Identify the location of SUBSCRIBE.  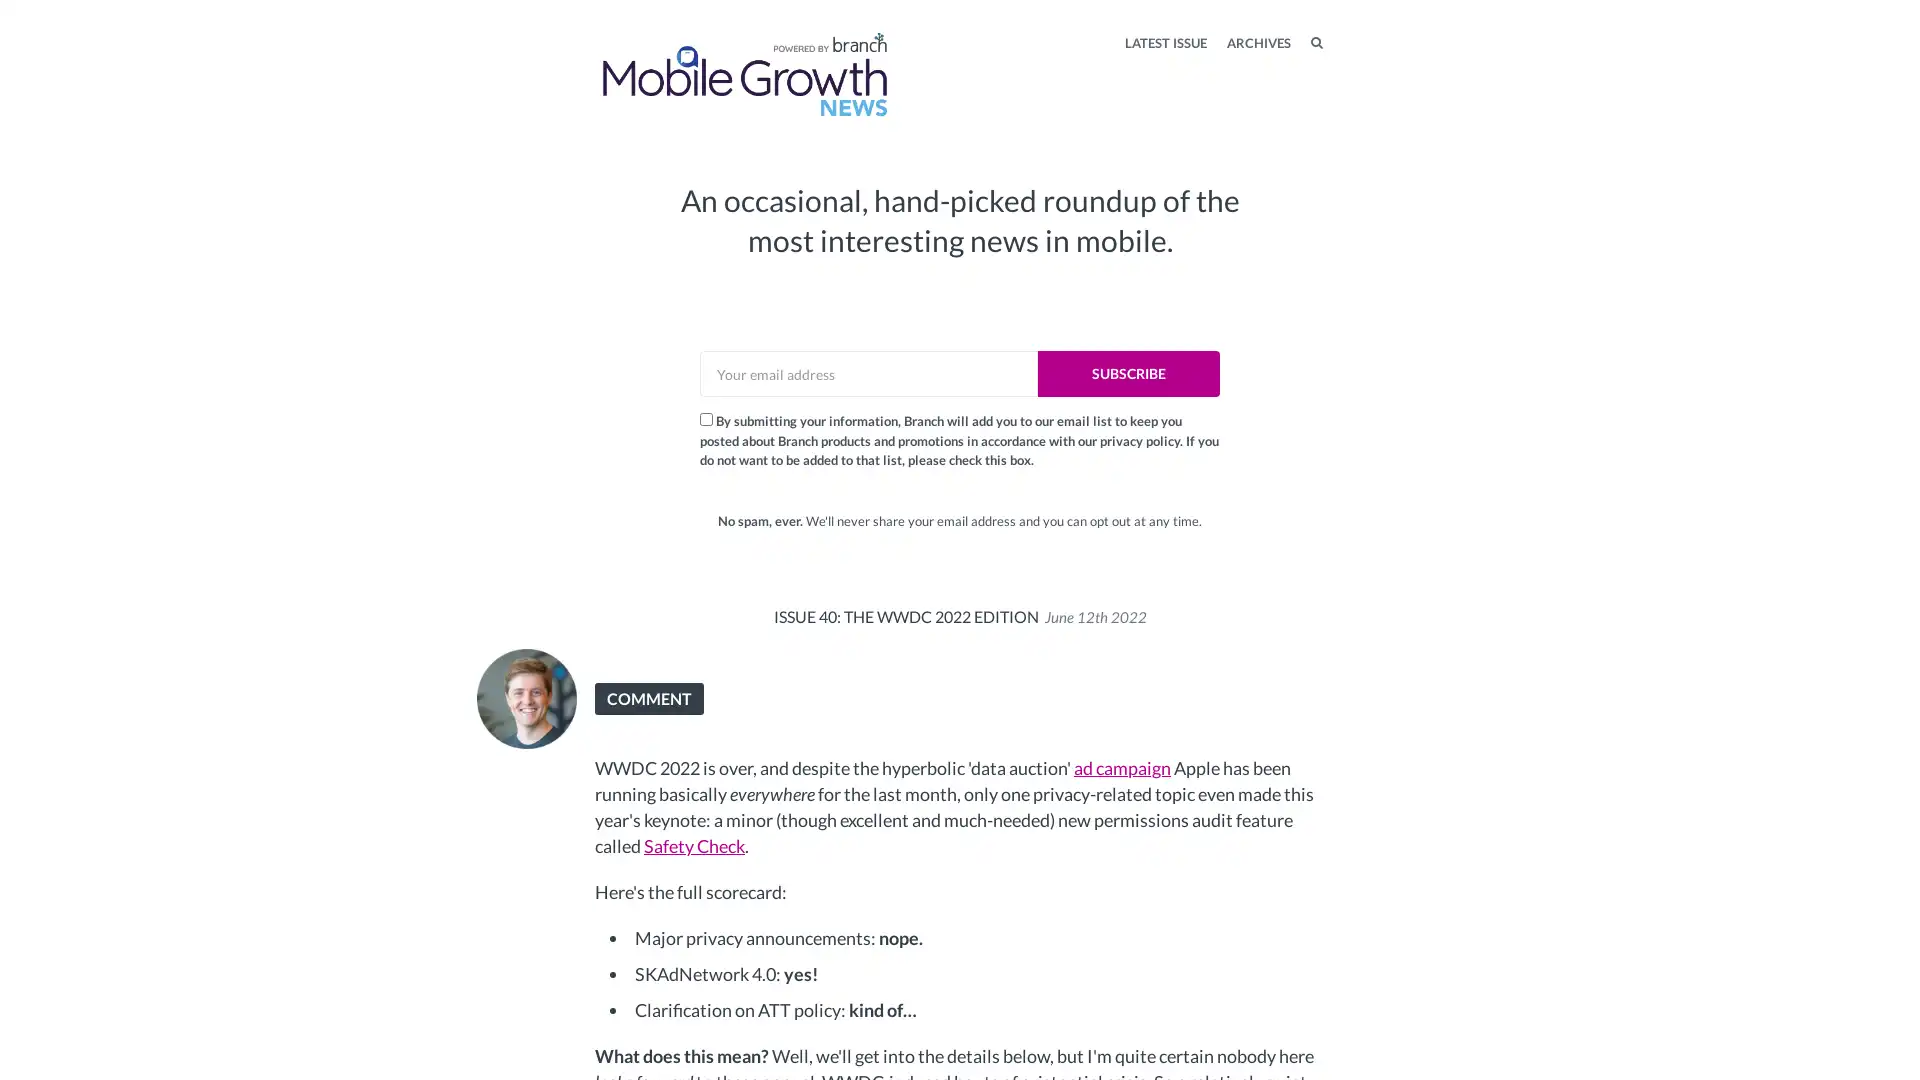
(1128, 374).